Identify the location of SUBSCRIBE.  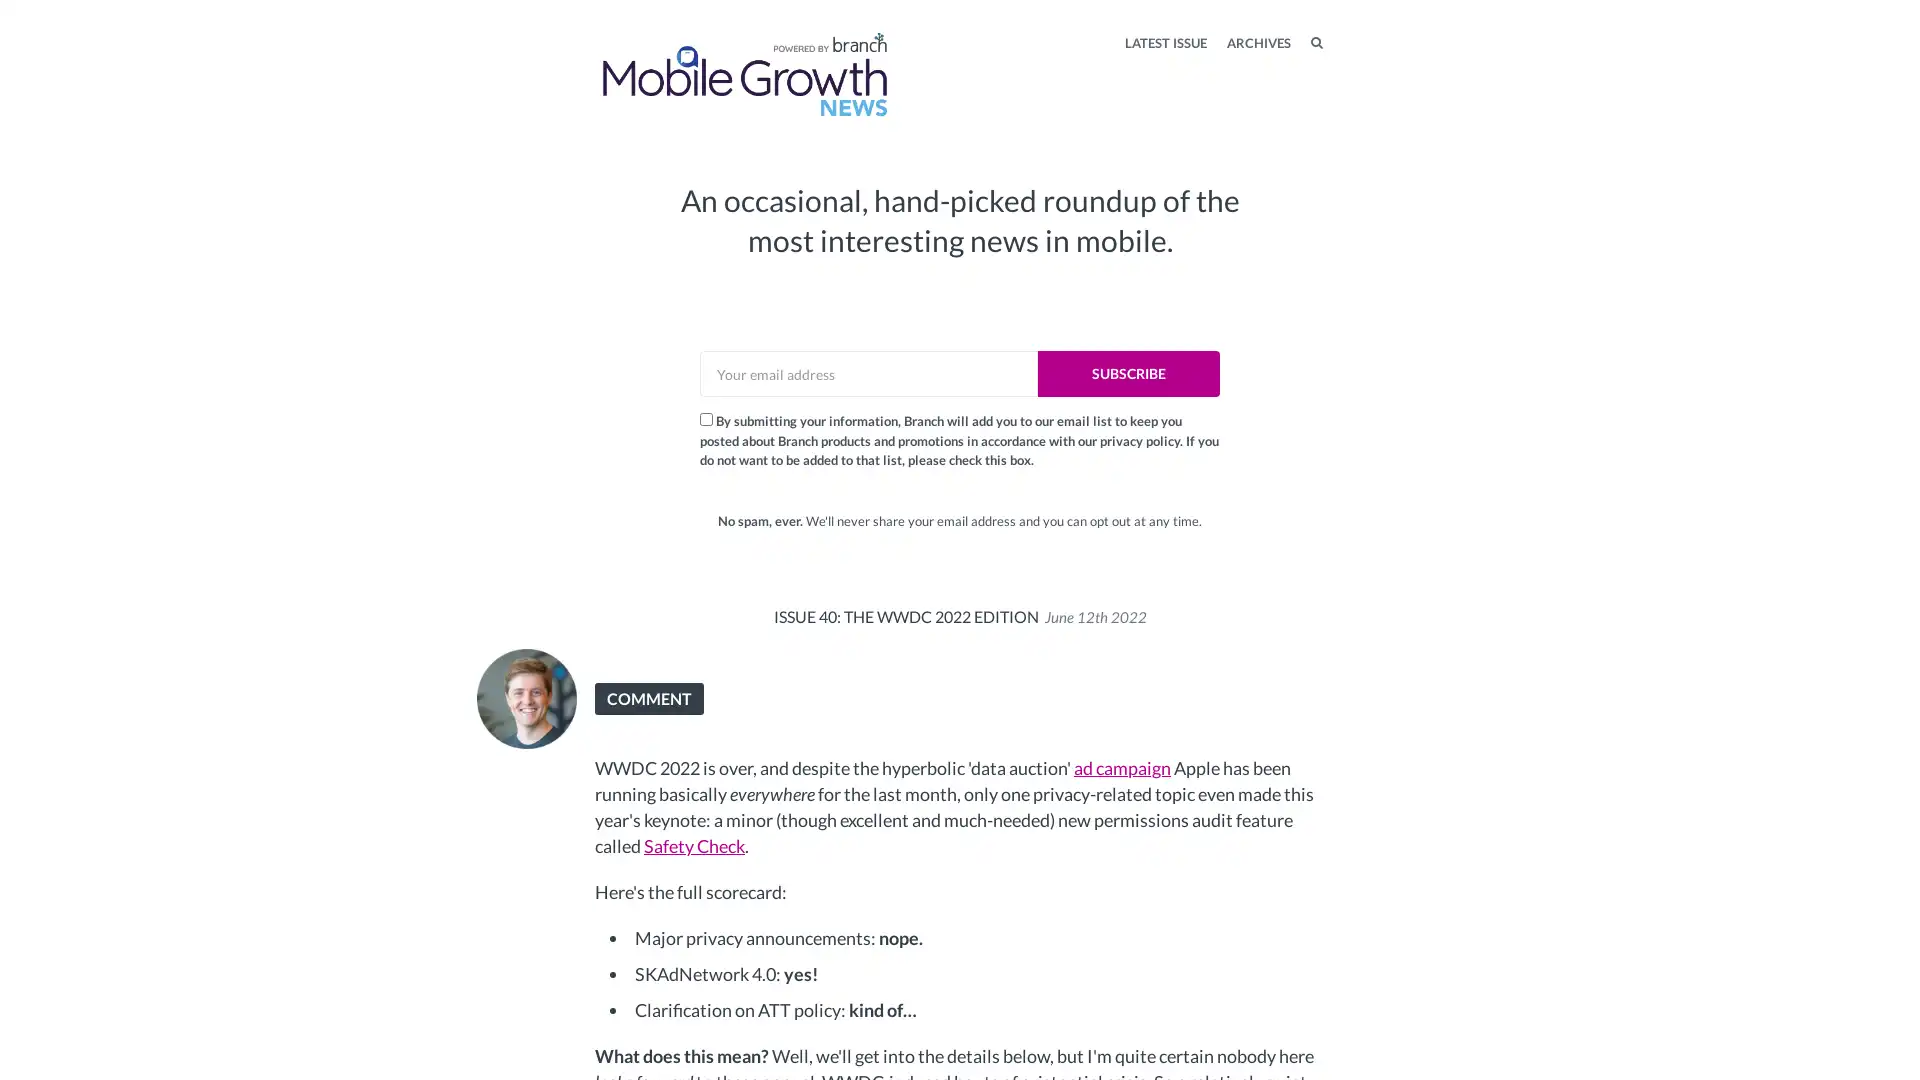
(1128, 374).